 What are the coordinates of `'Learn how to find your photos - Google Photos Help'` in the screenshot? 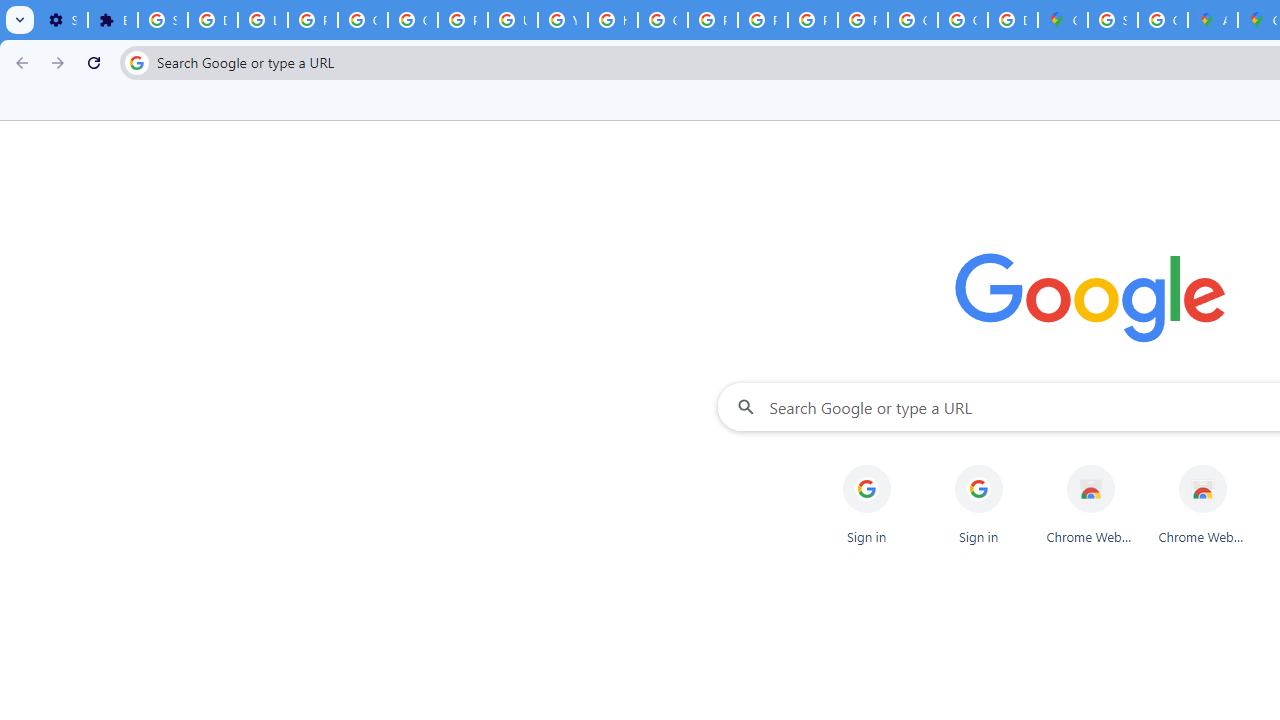 It's located at (262, 20).